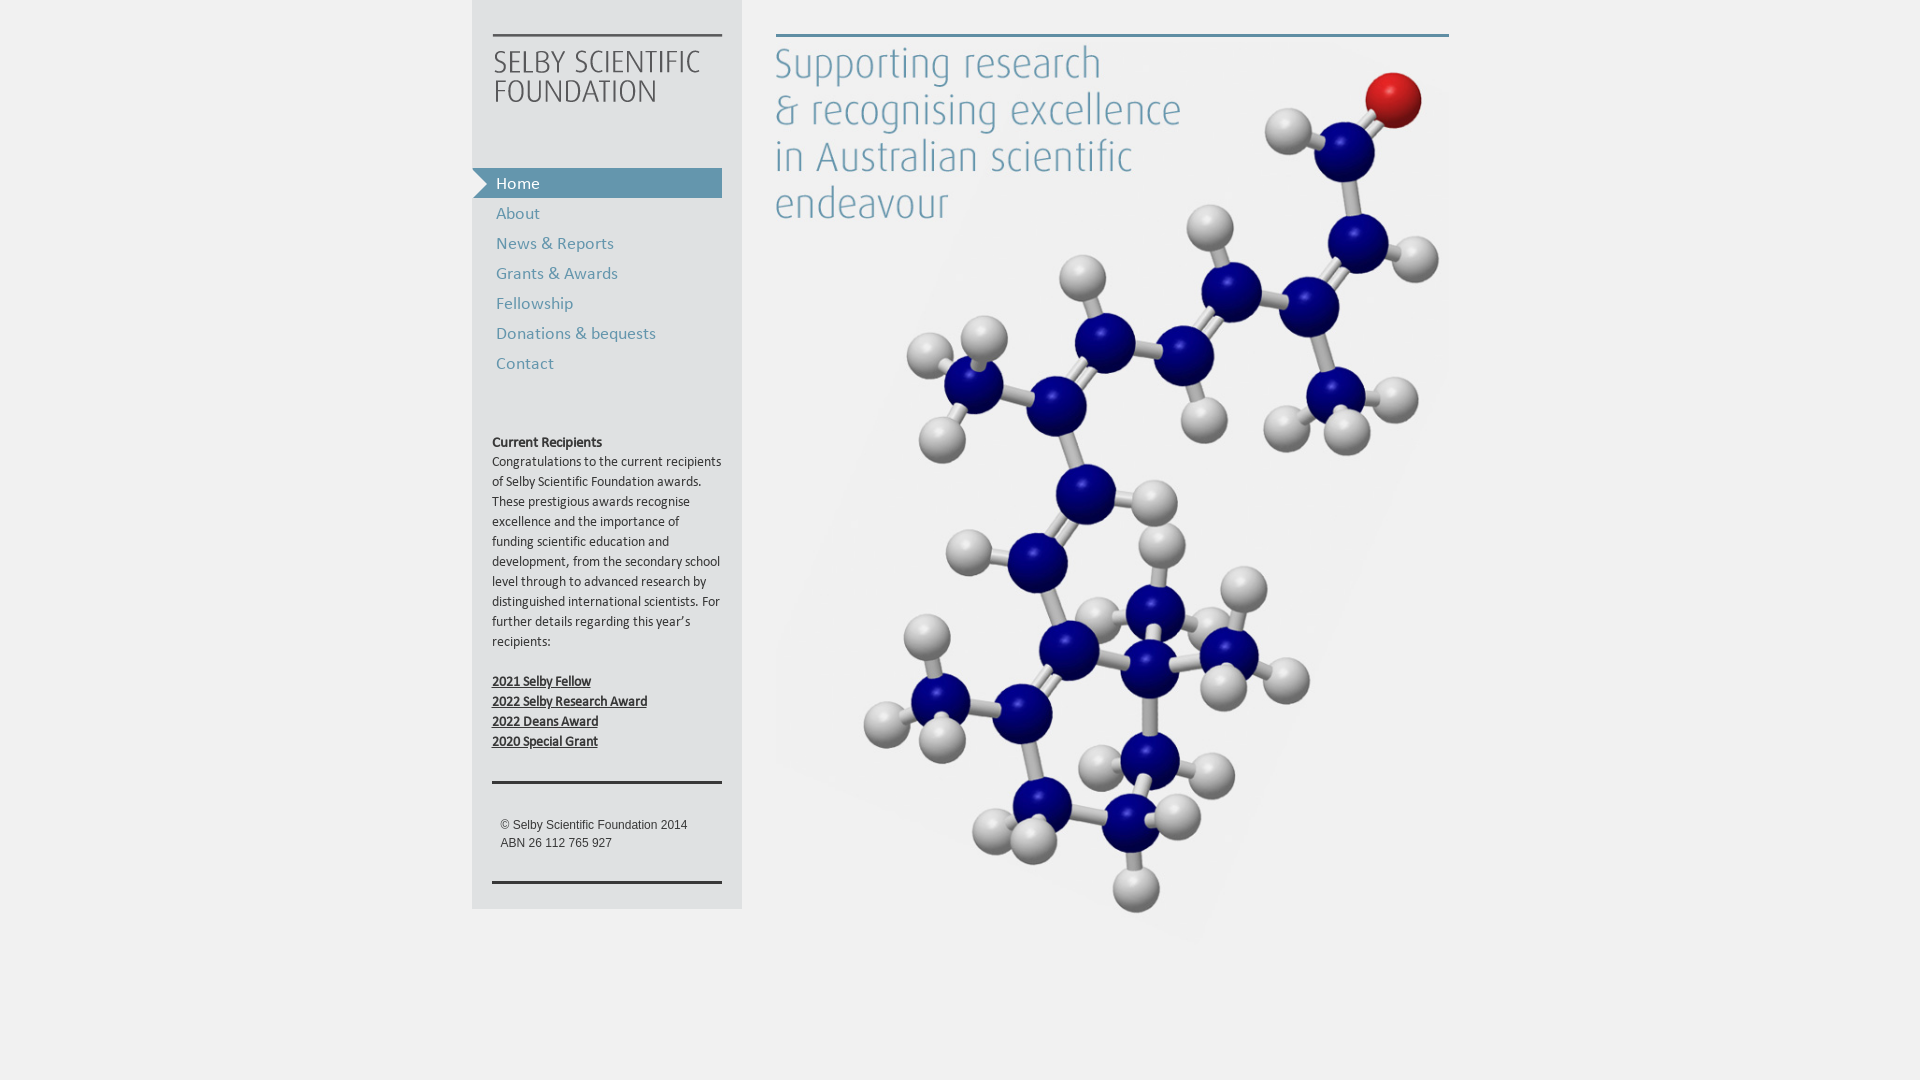  Describe the element at coordinates (595, 212) in the screenshot. I see `'About'` at that location.